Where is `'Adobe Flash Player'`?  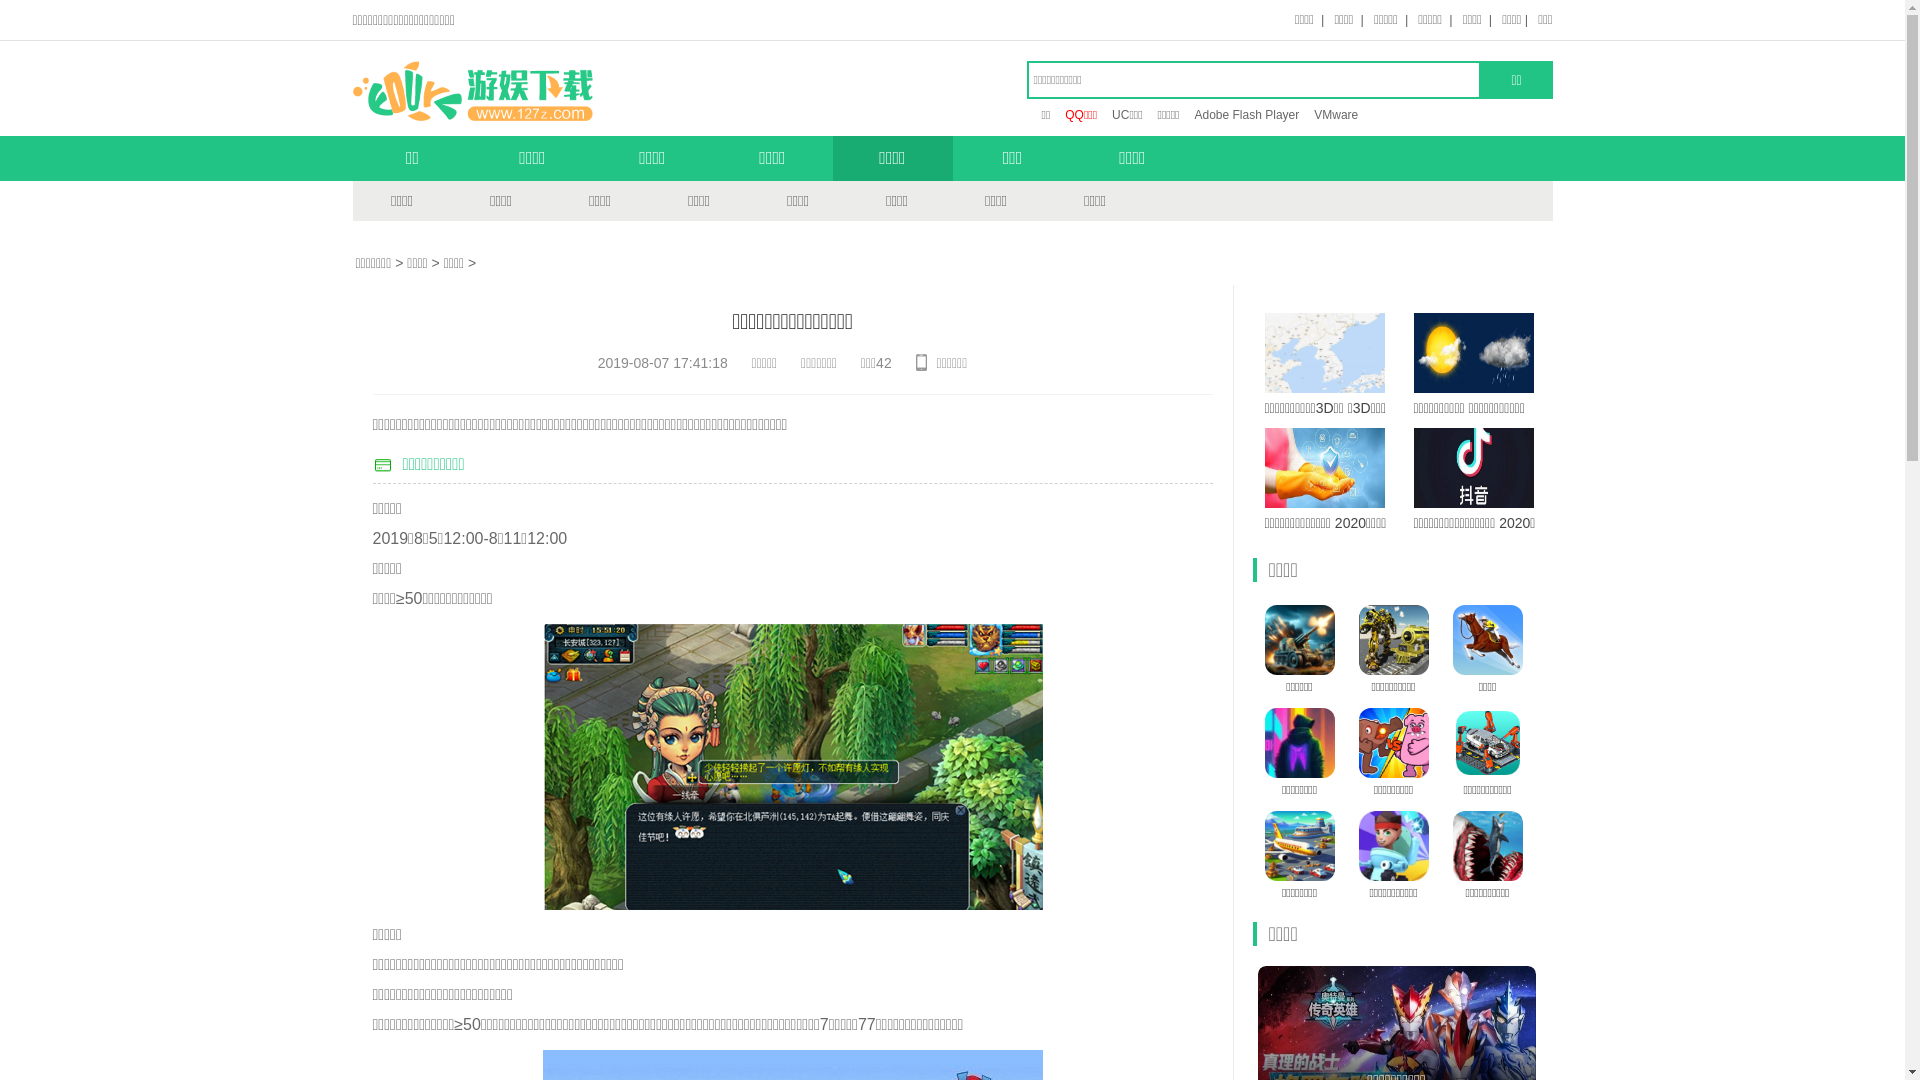
'Adobe Flash Player' is located at coordinates (1194, 115).